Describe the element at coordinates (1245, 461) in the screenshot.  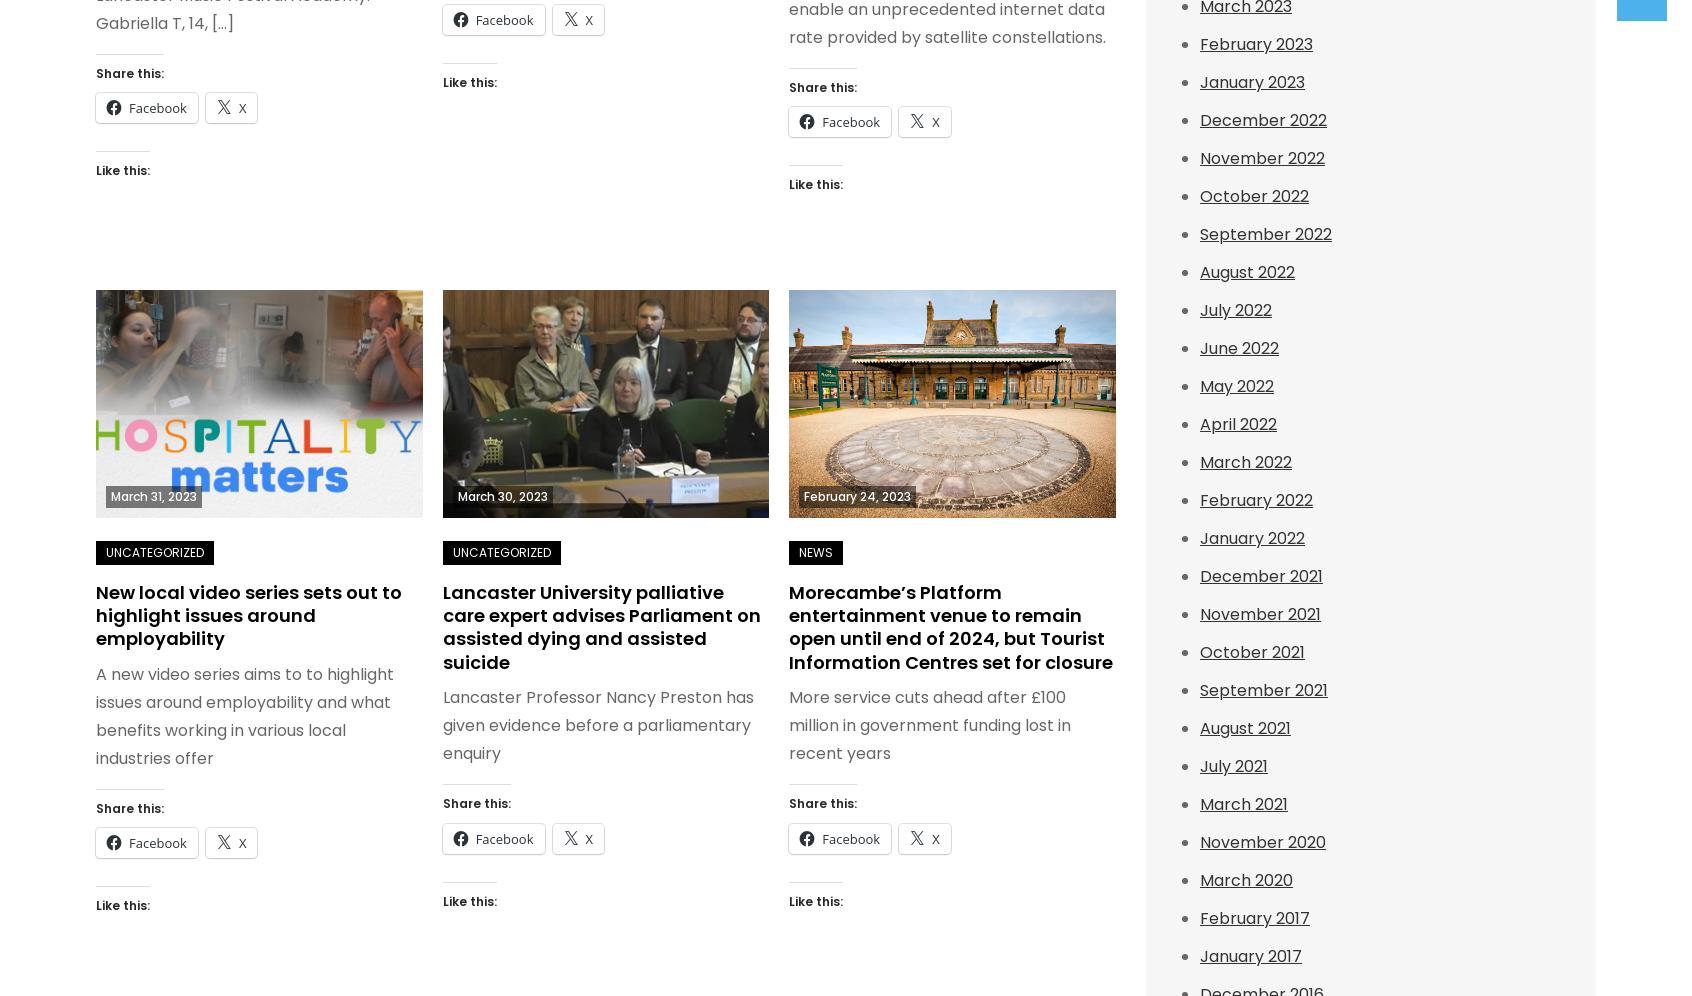
I see `'March 2022'` at that location.